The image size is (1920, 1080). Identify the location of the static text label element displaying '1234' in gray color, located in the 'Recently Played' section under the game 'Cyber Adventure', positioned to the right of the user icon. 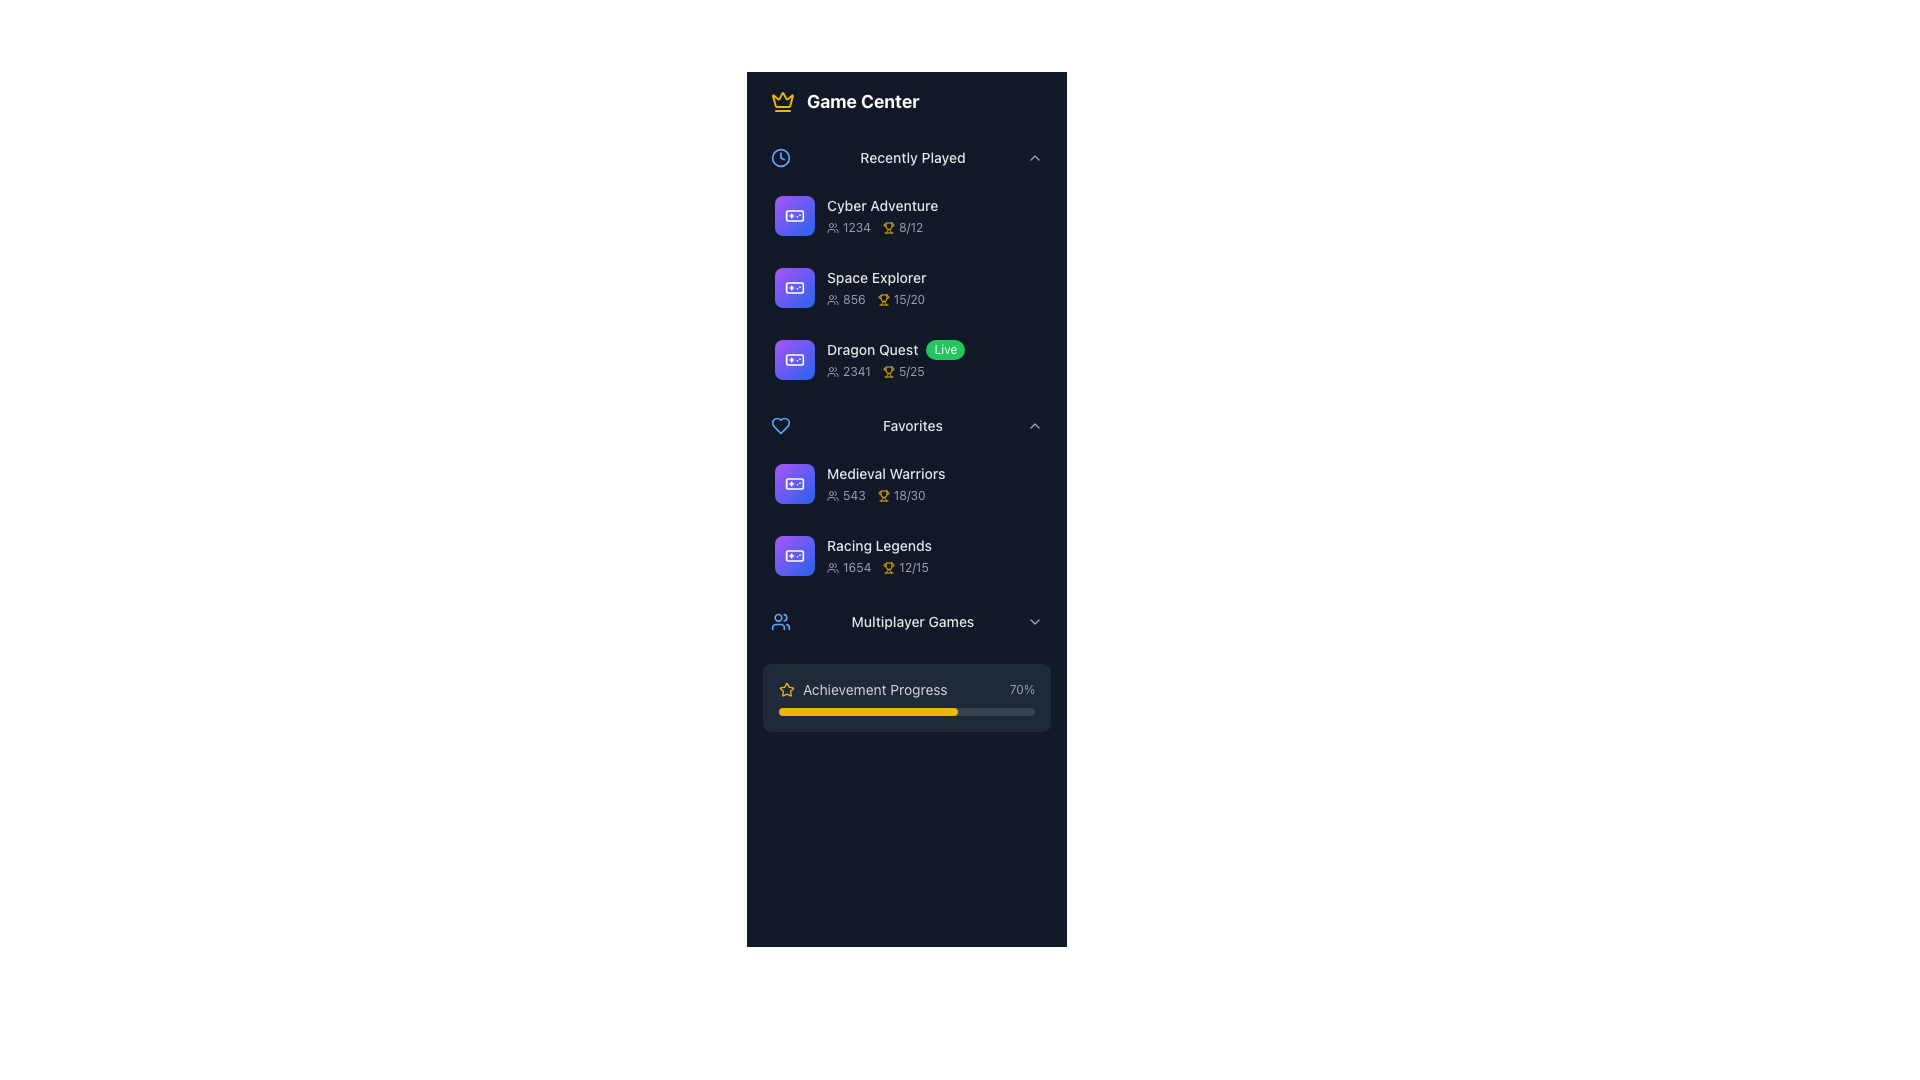
(857, 226).